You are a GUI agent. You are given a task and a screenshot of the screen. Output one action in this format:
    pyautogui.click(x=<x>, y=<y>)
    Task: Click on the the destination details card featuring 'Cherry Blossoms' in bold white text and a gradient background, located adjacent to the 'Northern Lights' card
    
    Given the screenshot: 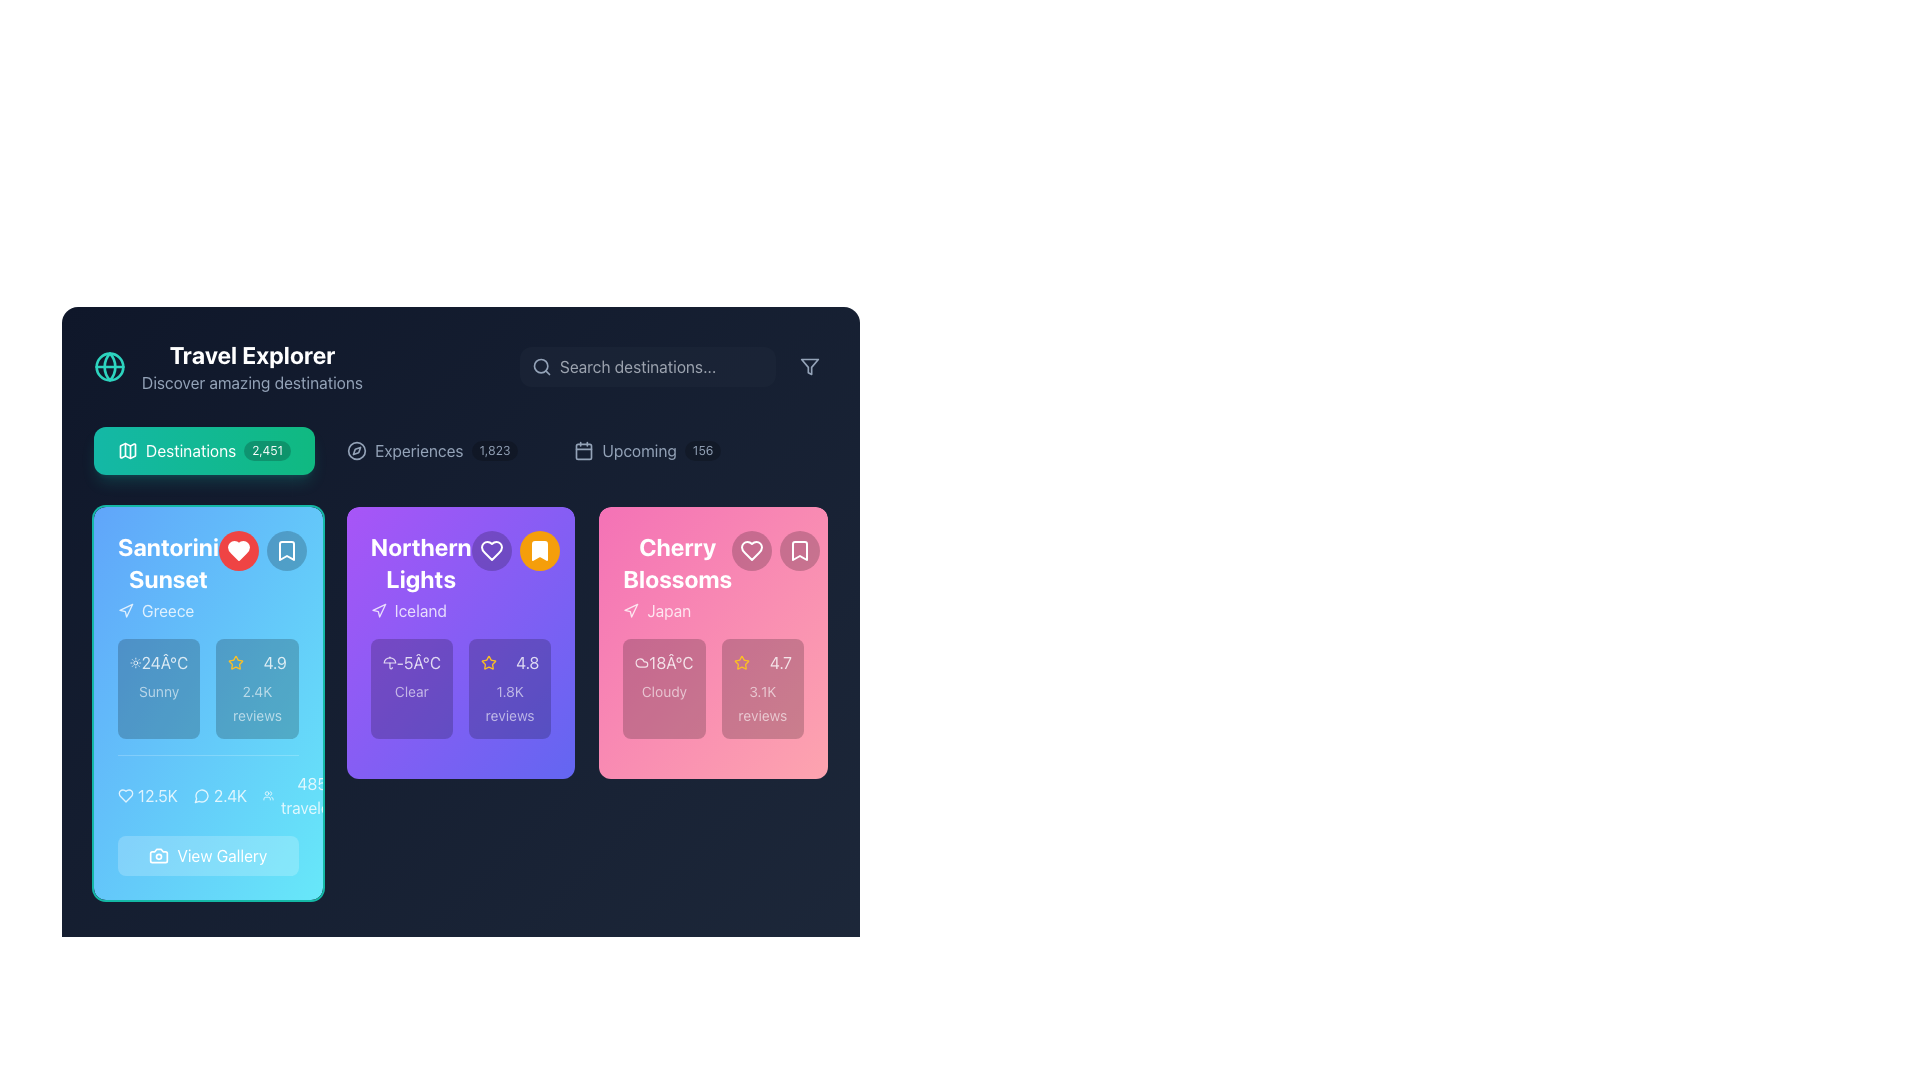 What is the action you would take?
    pyautogui.click(x=713, y=643)
    